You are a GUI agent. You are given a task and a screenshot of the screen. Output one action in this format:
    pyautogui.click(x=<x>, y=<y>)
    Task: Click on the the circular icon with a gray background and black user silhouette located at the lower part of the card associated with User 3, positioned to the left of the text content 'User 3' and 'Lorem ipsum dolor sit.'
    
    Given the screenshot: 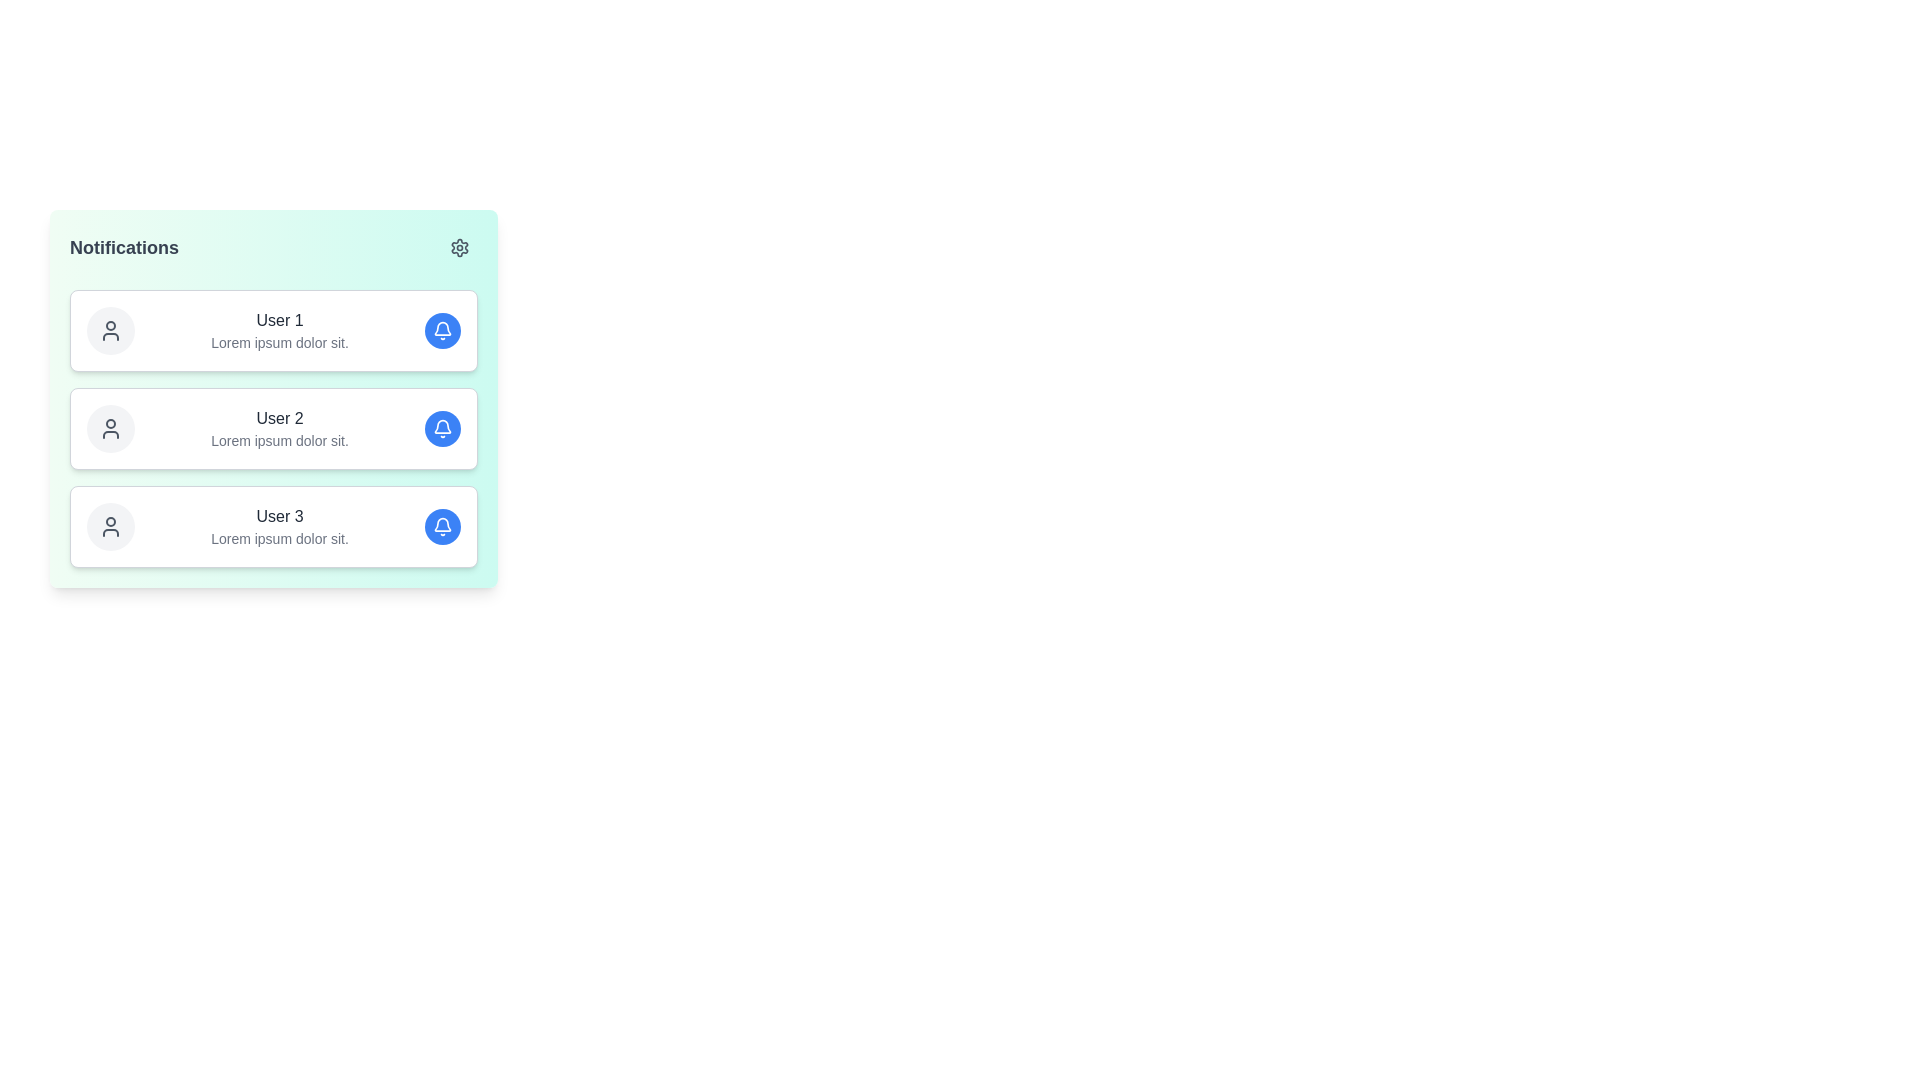 What is the action you would take?
    pyautogui.click(x=109, y=526)
    